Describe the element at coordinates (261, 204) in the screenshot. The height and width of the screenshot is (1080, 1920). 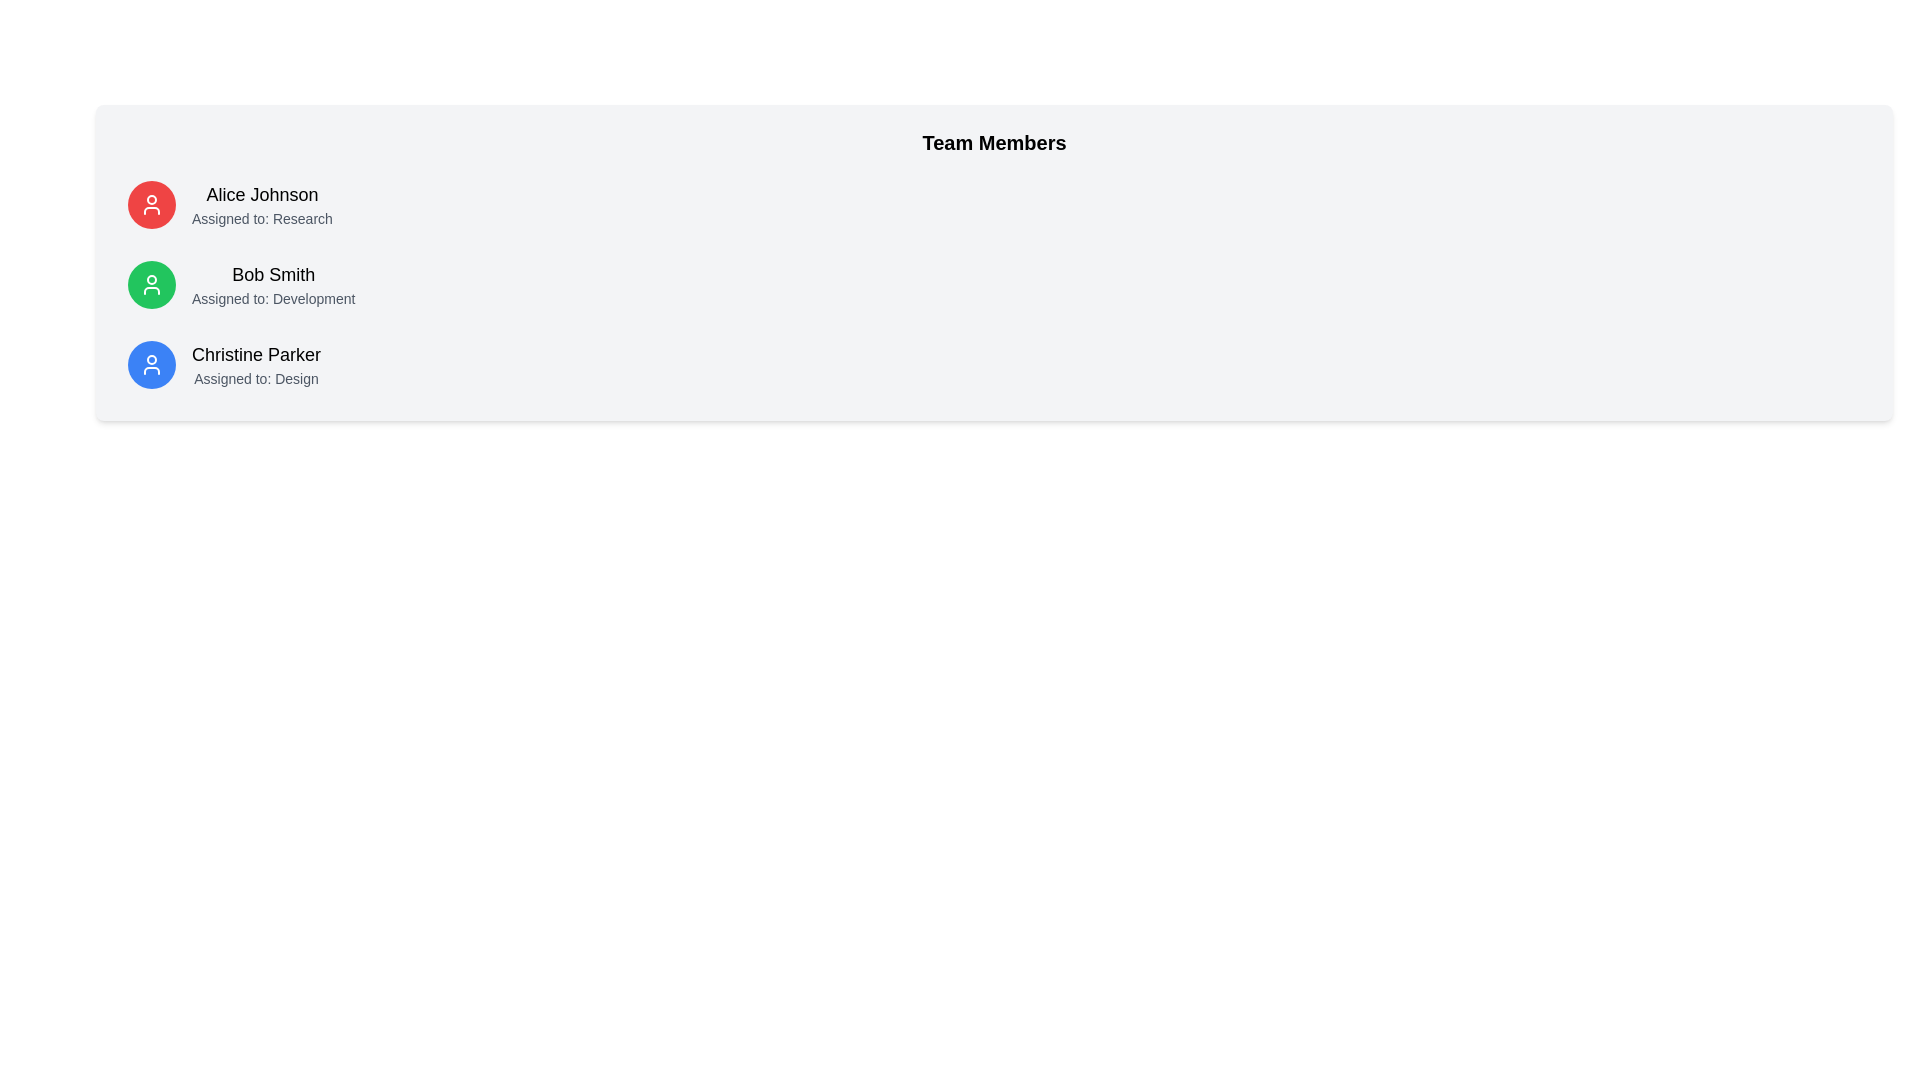
I see `the first text block in the vertical list under the 'Team Members' header to interact with the information about a team member's role or department` at that location.